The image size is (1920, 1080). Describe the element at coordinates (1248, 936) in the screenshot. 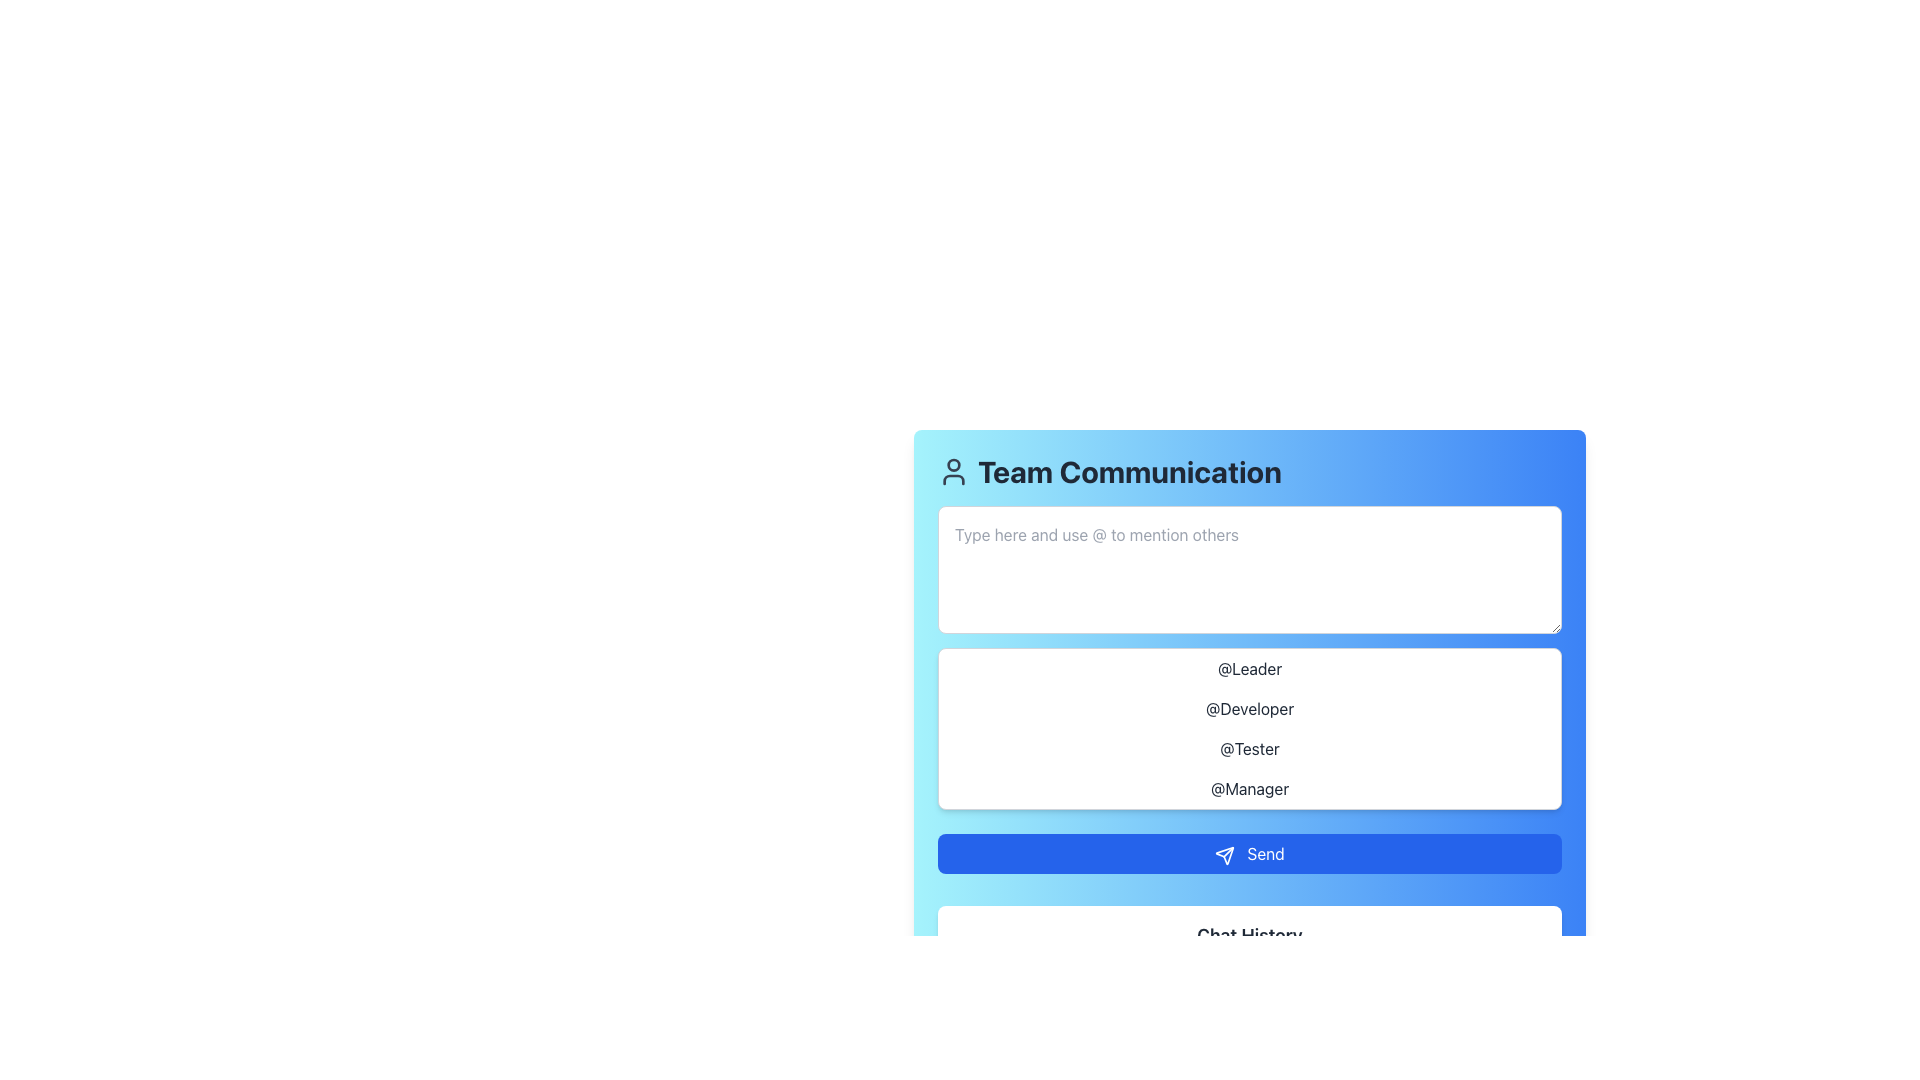

I see `the Text Label that serves as a title for the message history section, located above the 'No messages yet.' text` at that location.